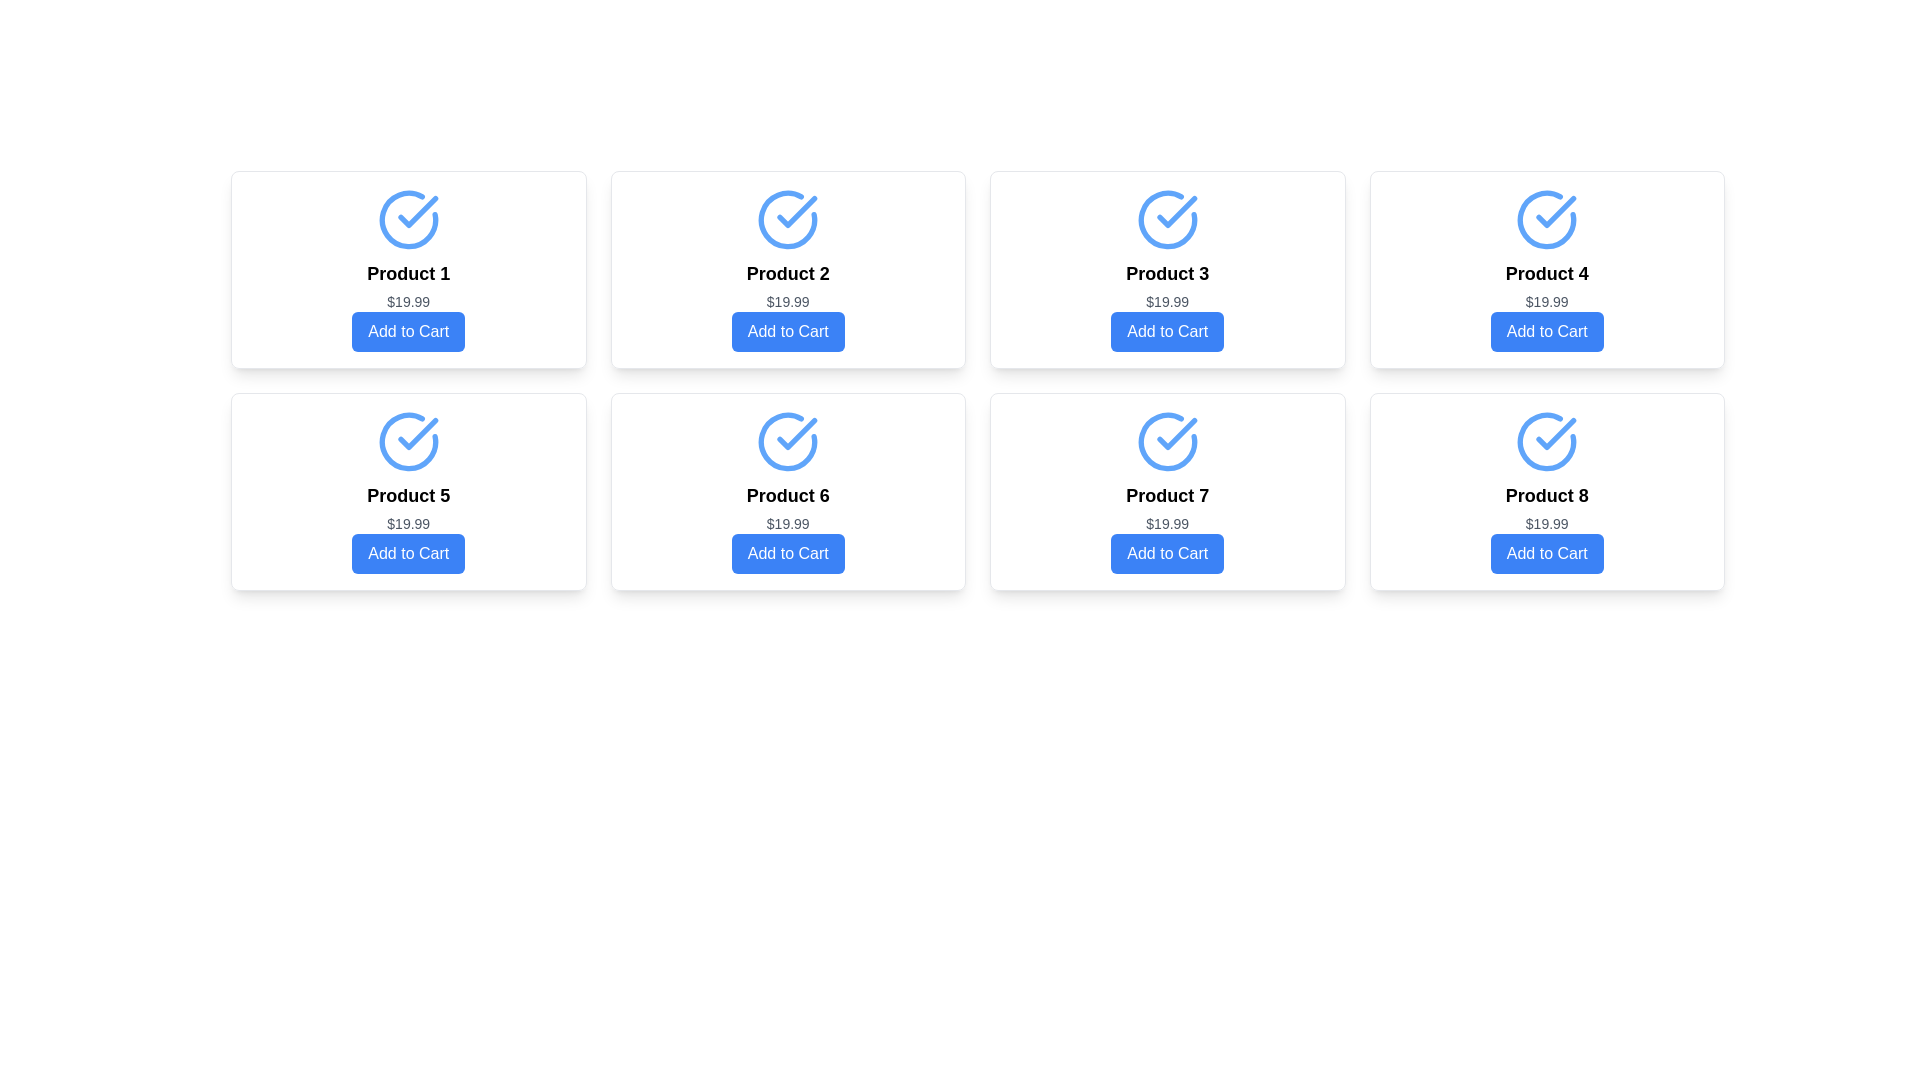  Describe the element at coordinates (407, 270) in the screenshot. I see `the first product card in the grid layout` at that location.